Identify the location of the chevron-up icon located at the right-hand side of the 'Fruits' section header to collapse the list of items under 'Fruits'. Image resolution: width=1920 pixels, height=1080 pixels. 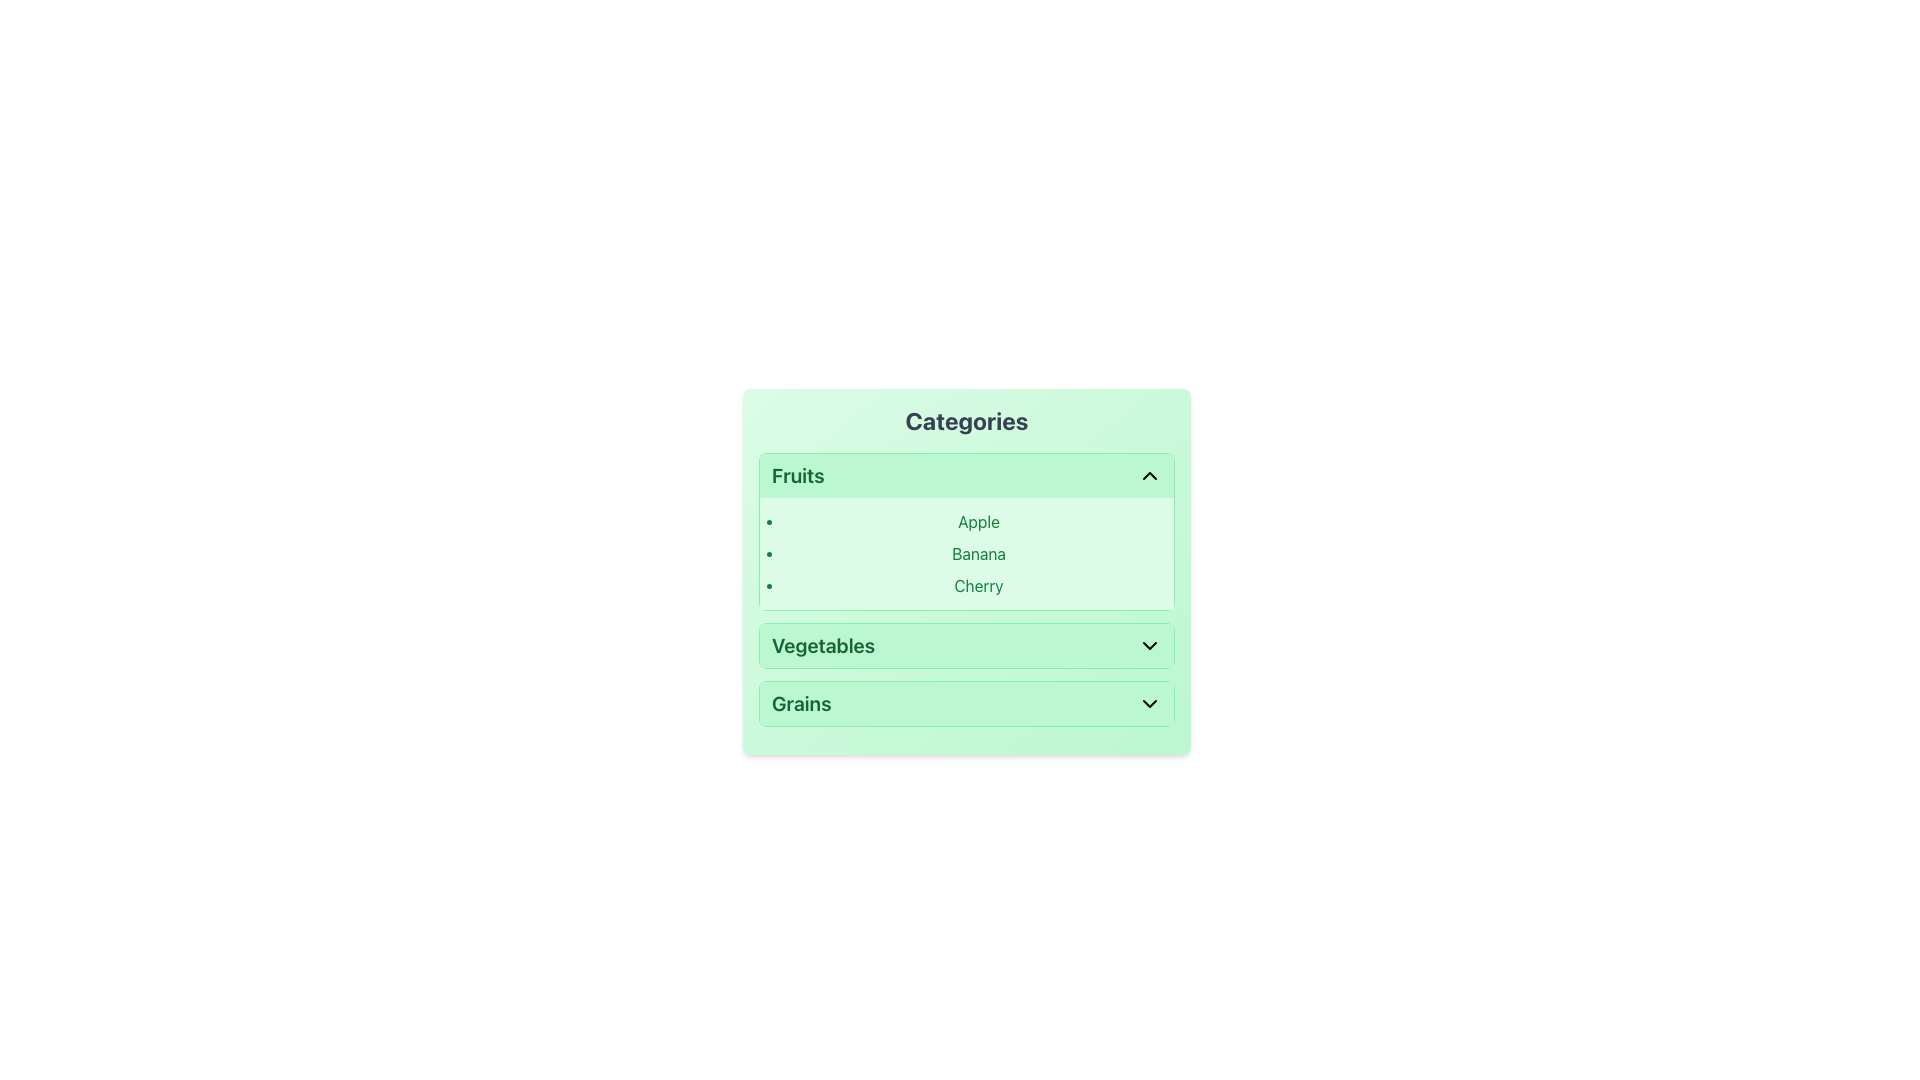
(1150, 475).